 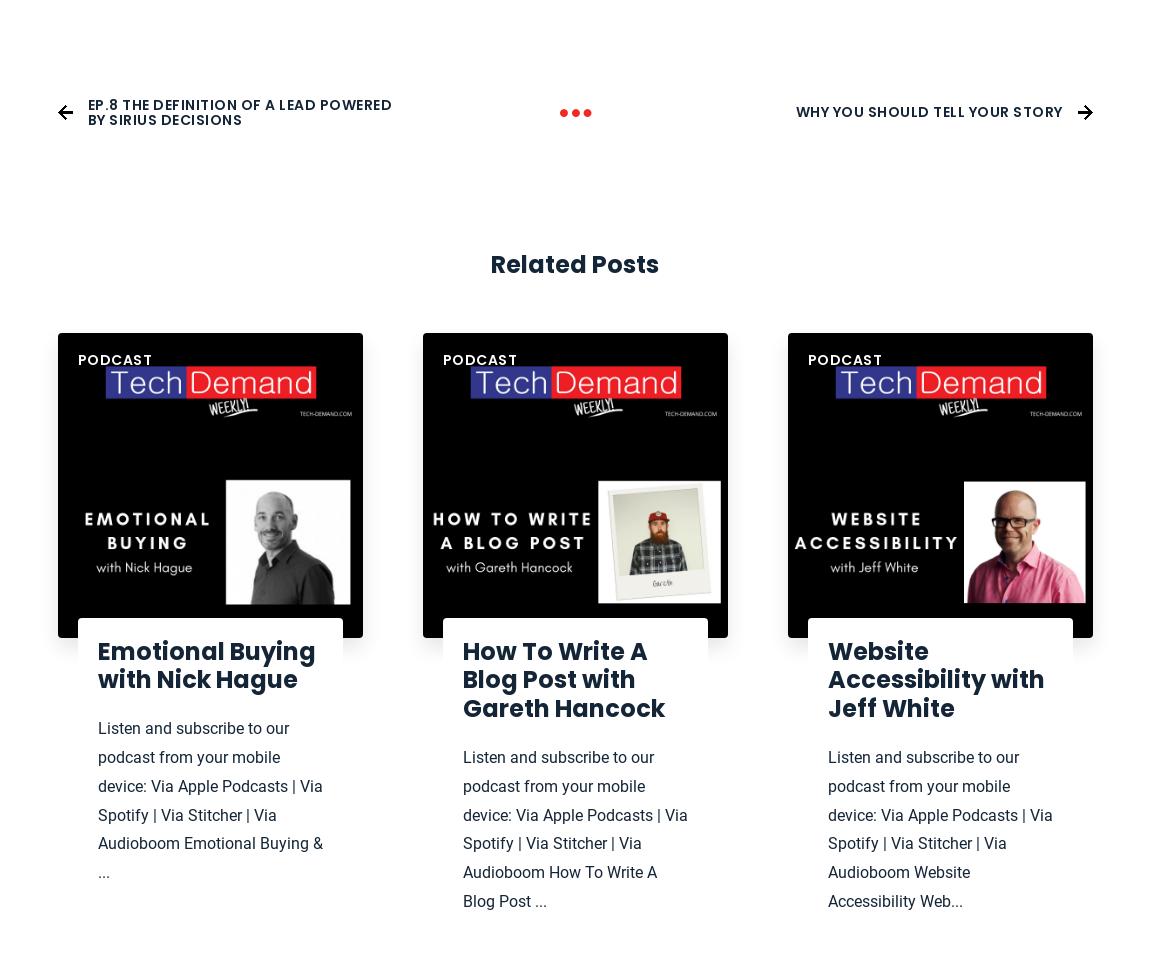 What do you see at coordinates (928, 110) in the screenshot?
I see `'Why you should tell your story'` at bounding box center [928, 110].